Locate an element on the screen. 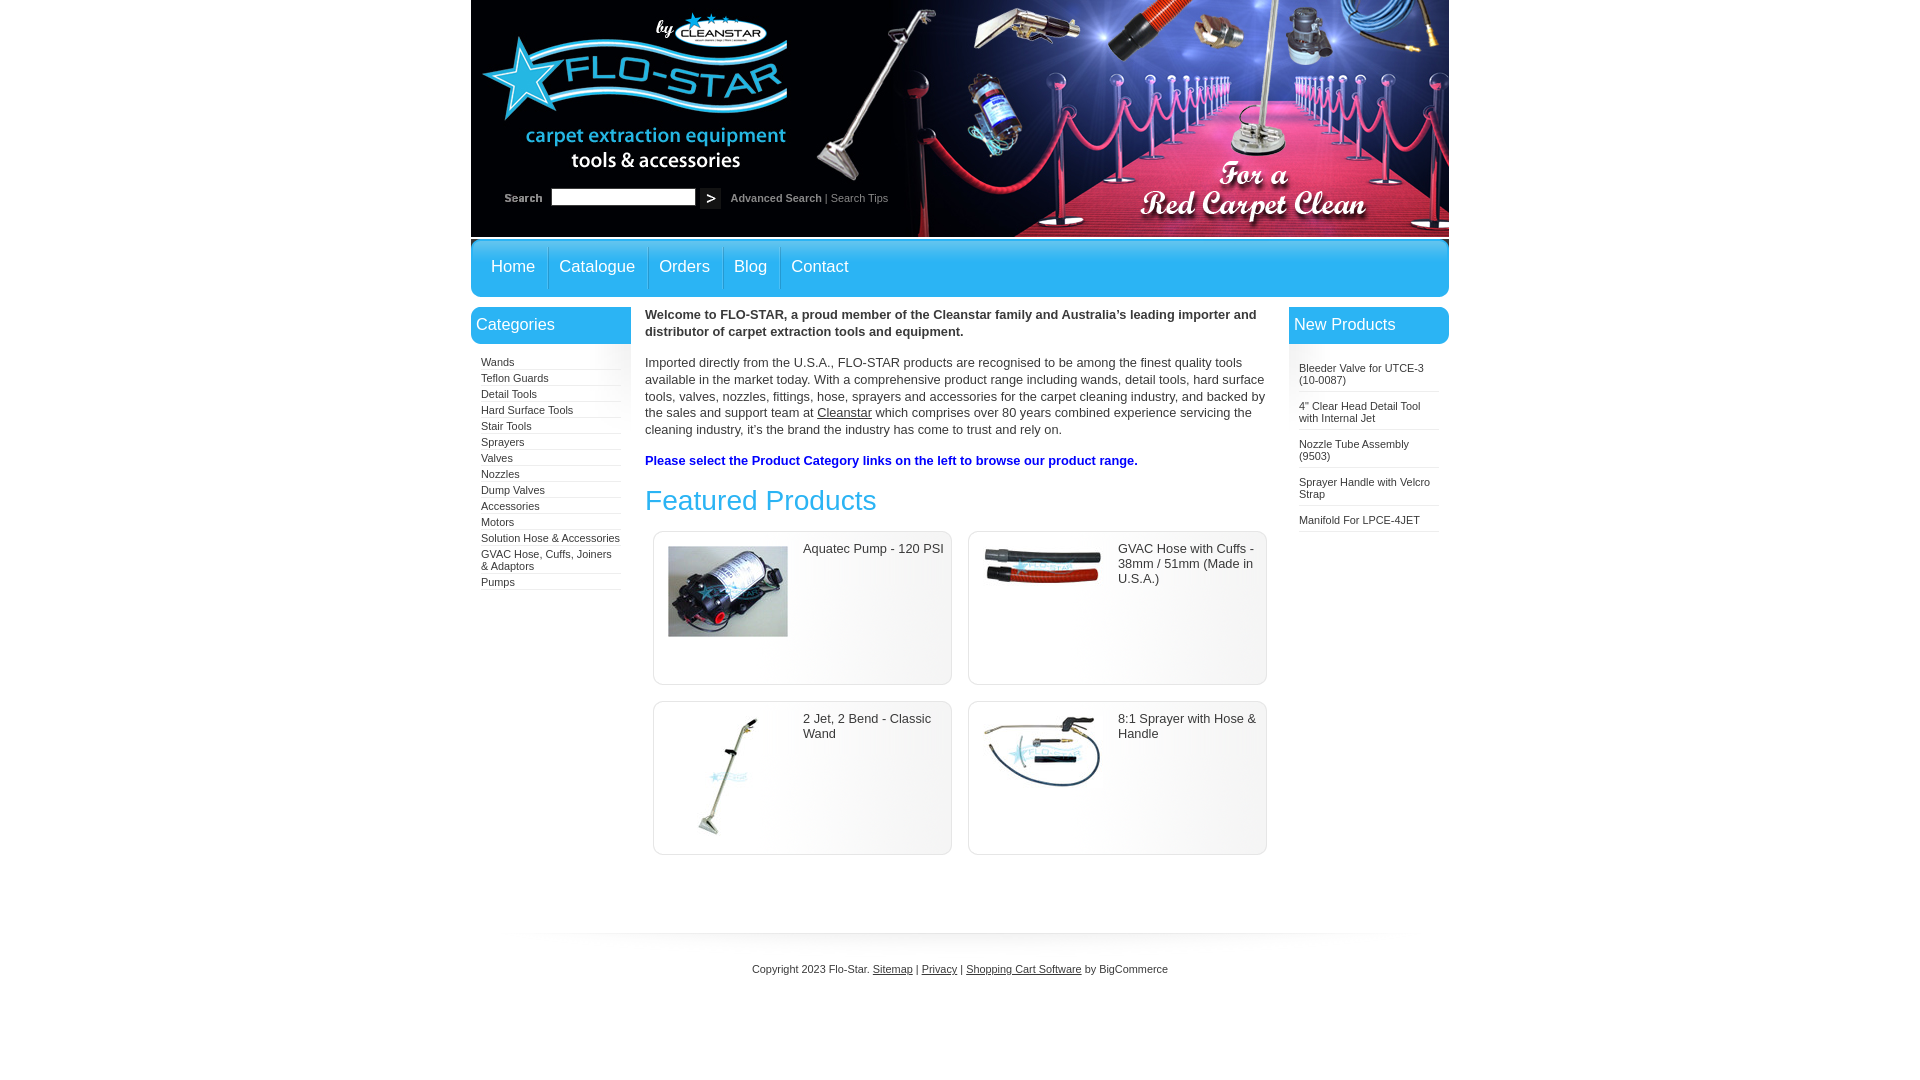  'Privacy' is located at coordinates (939, 967).